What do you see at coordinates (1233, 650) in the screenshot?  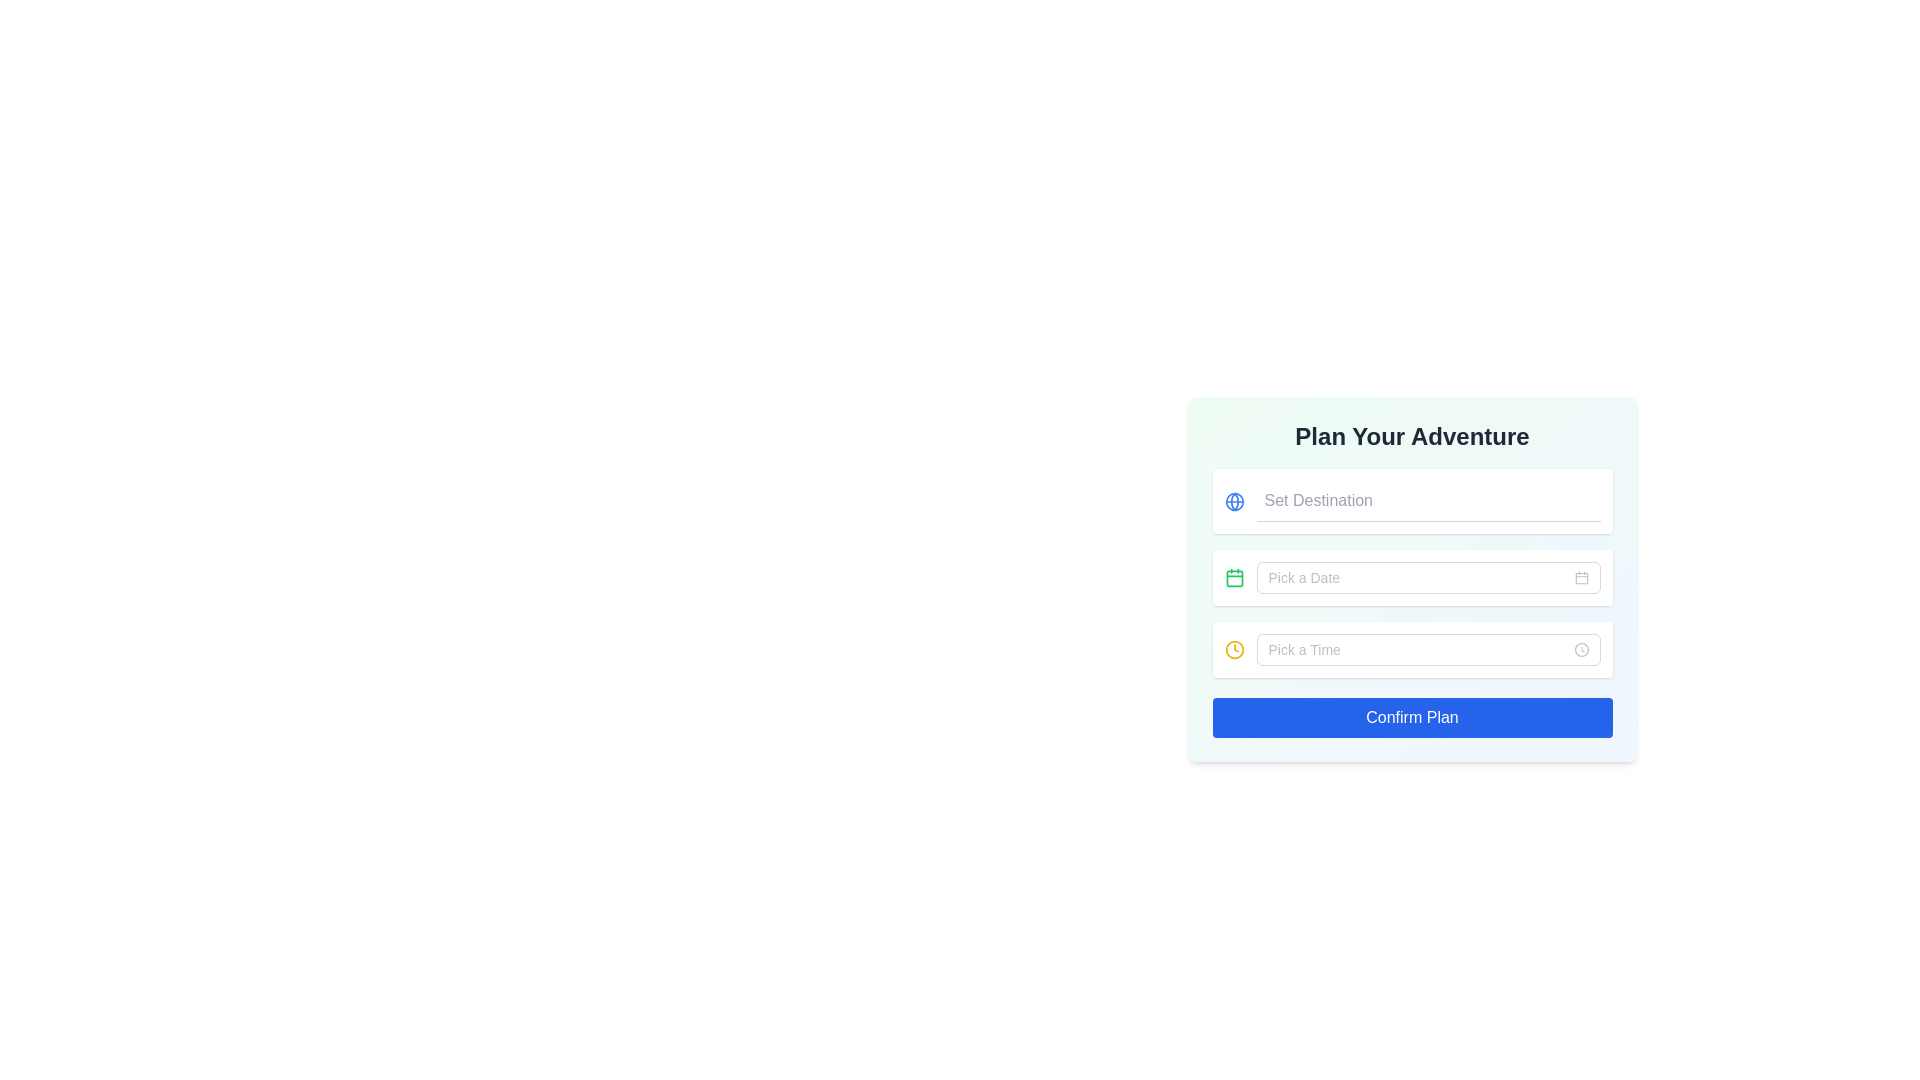 I see `the yellow circular clock icon, which is the left-most icon in the first row of input fields` at bounding box center [1233, 650].